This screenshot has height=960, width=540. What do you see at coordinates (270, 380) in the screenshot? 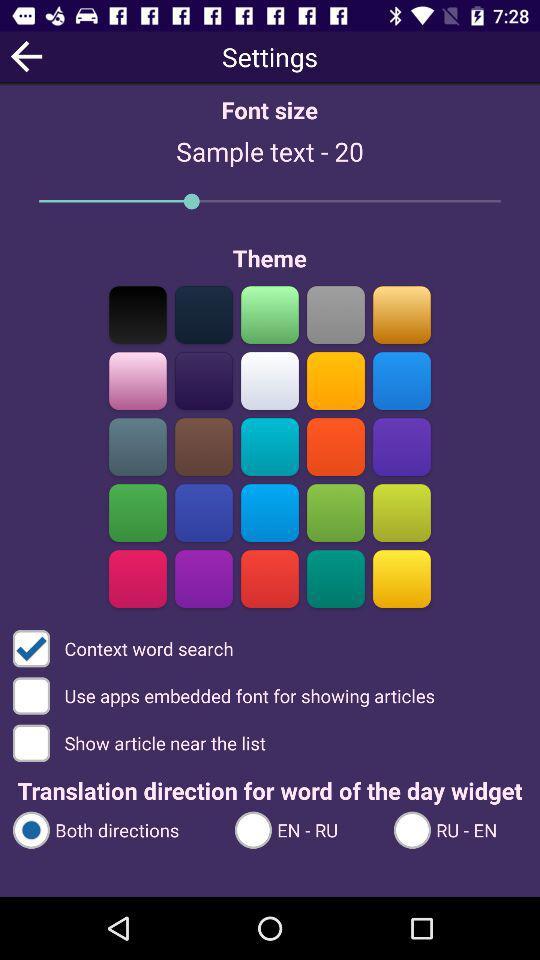
I see `the color of theme select the theme color` at bounding box center [270, 380].